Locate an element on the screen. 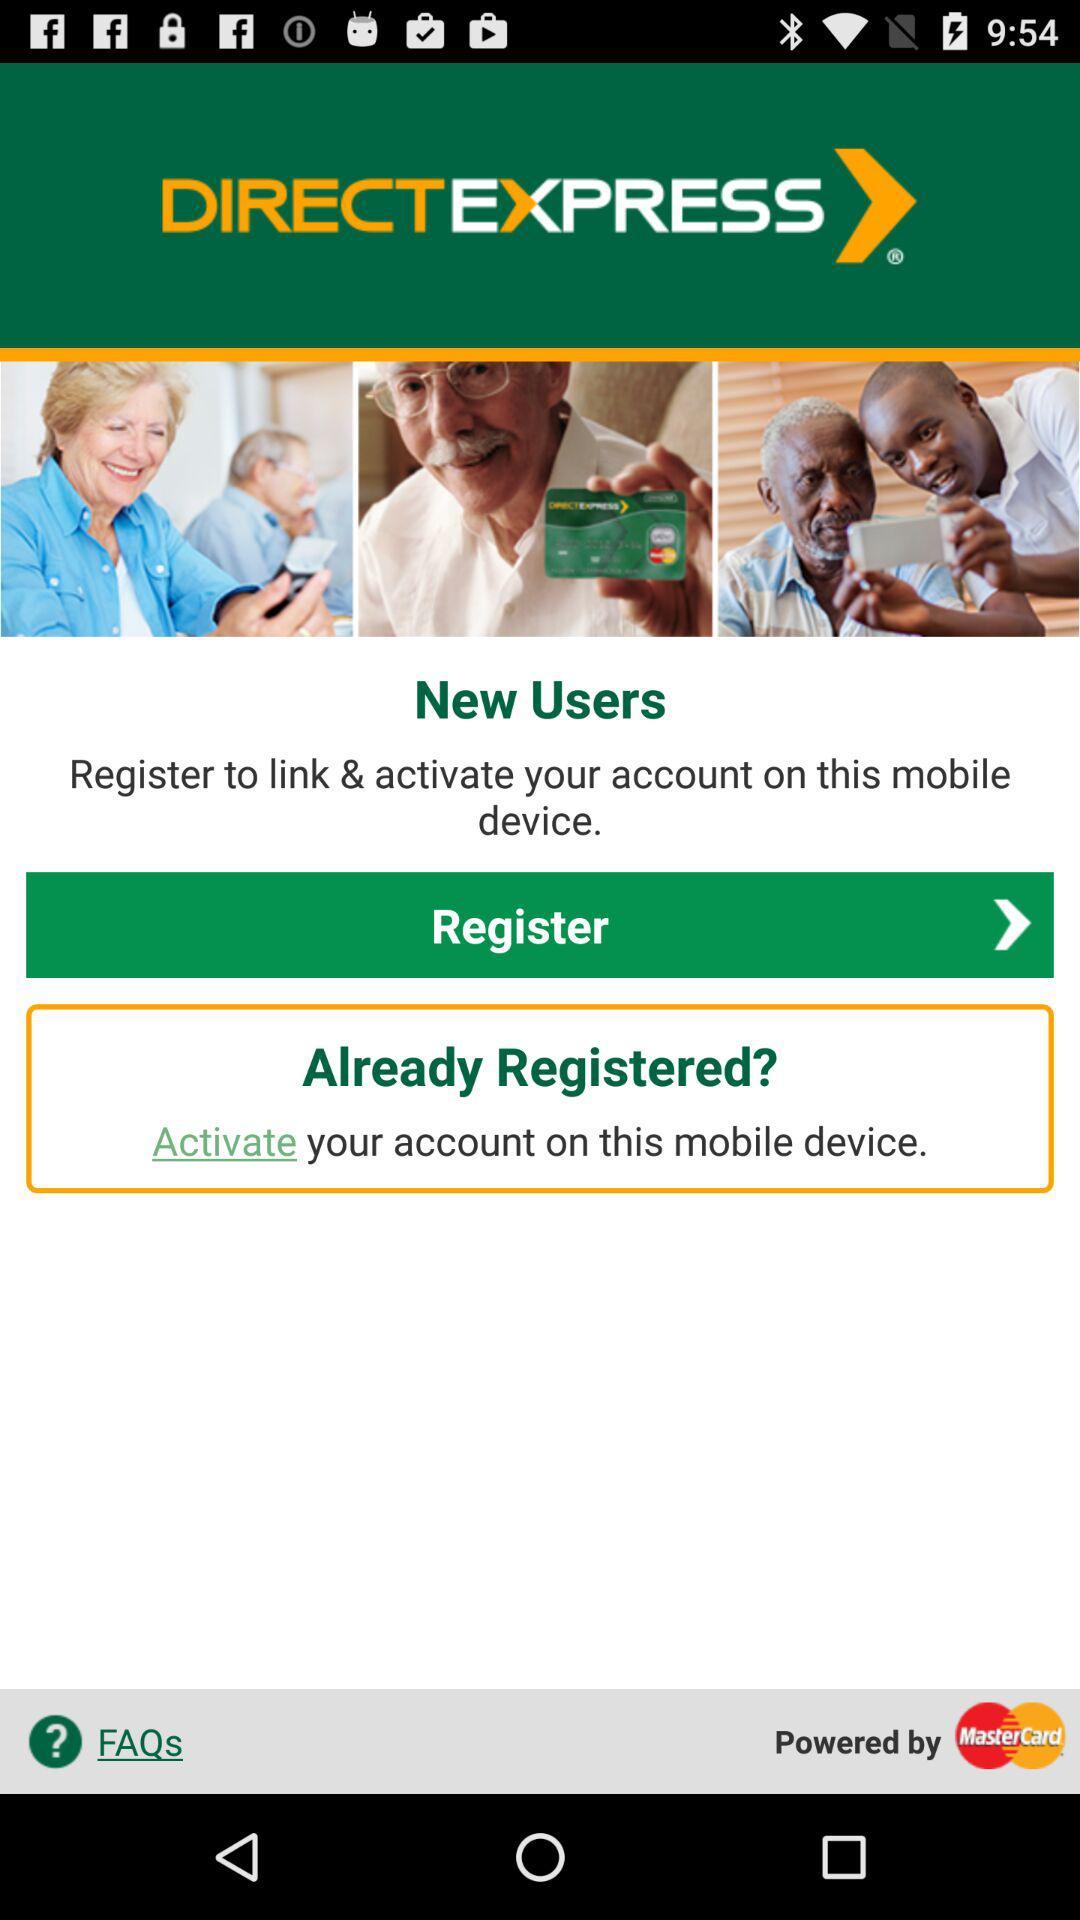 Image resolution: width=1080 pixels, height=1920 pixels. the app next to the powered by icon is located at coordinates (98, 1740).